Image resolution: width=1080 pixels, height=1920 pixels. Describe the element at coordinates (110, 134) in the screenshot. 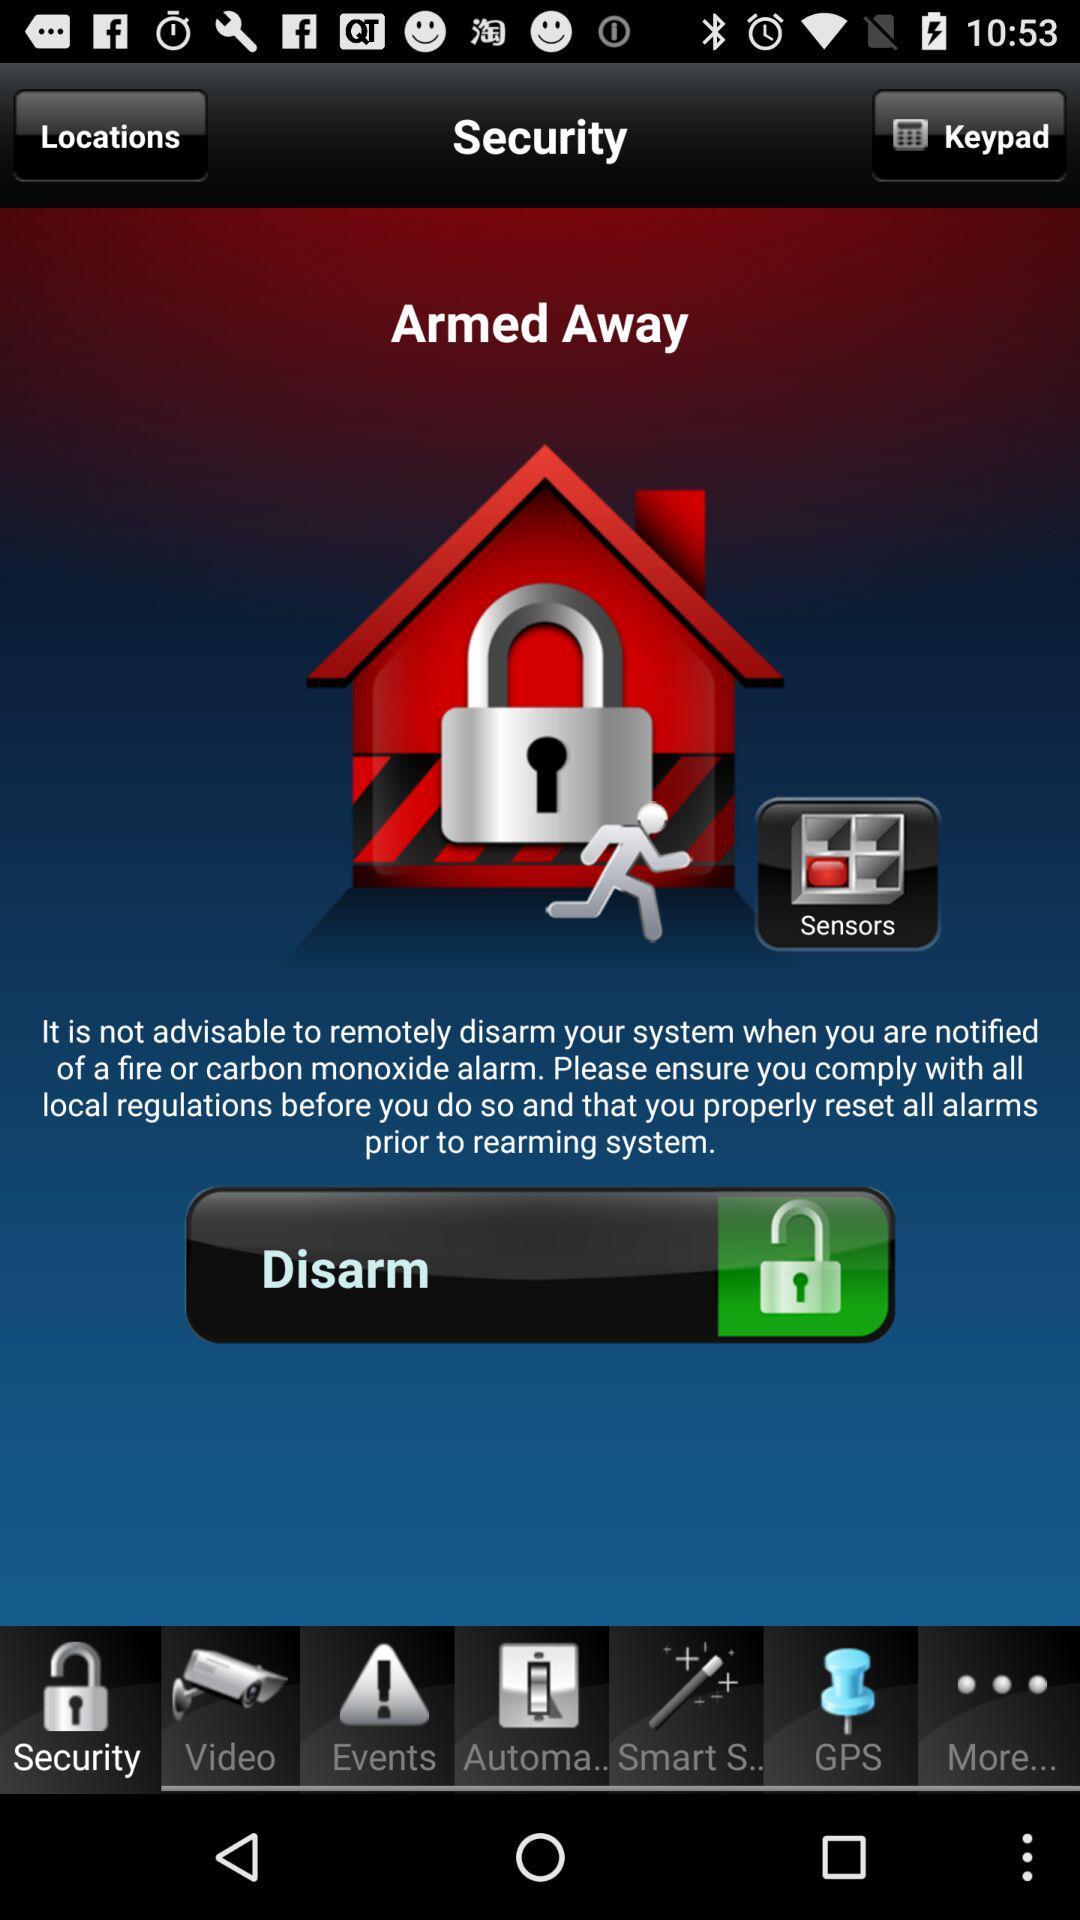

I see `the locations item` at that location.